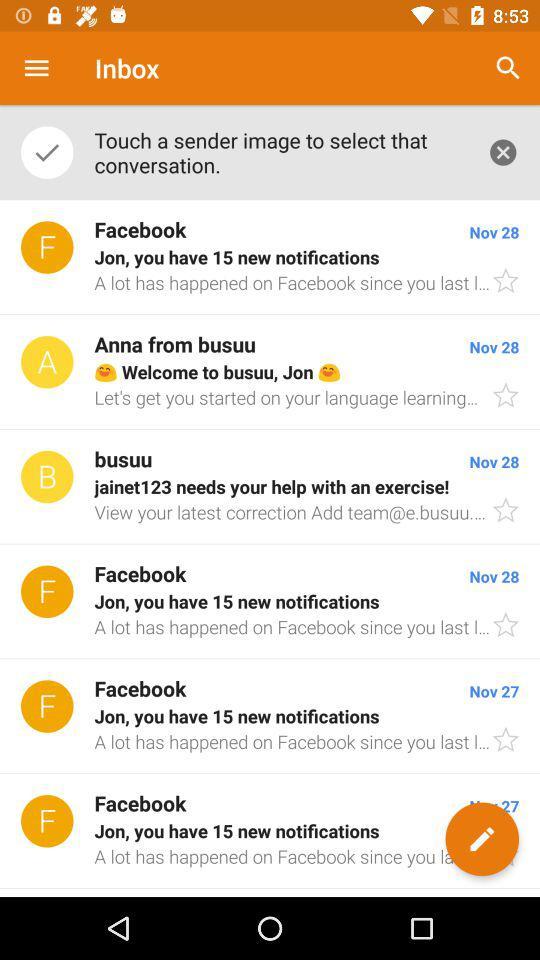 This screenshot has height=960, width=540. Describe the element at coordinates (502, 151) in the screenshot. I see `the icon next to touch a sender icon` at that location.